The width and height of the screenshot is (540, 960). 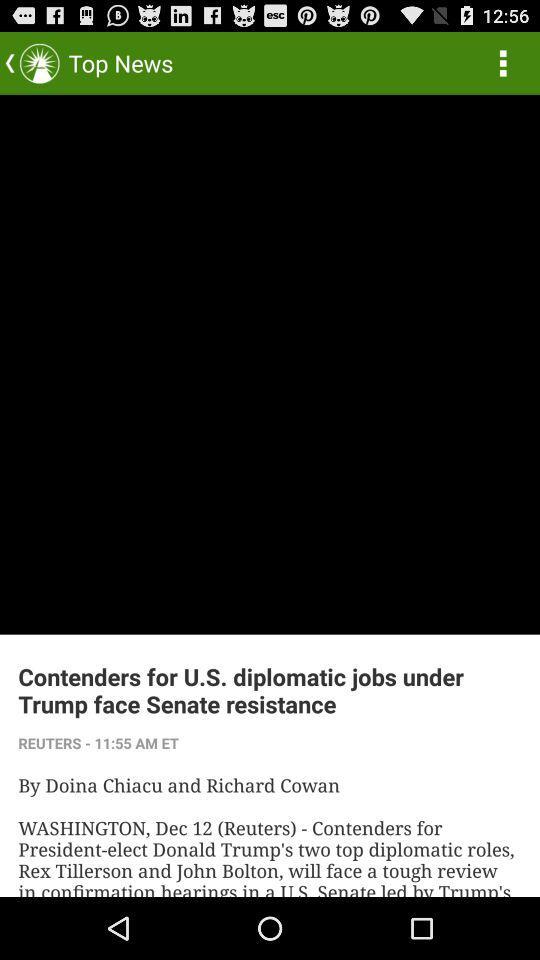 What do you see at coordinates (502, 62) in the screenshot?
I see `the icon to the right of top news icon` at bounding box center [502, 62].